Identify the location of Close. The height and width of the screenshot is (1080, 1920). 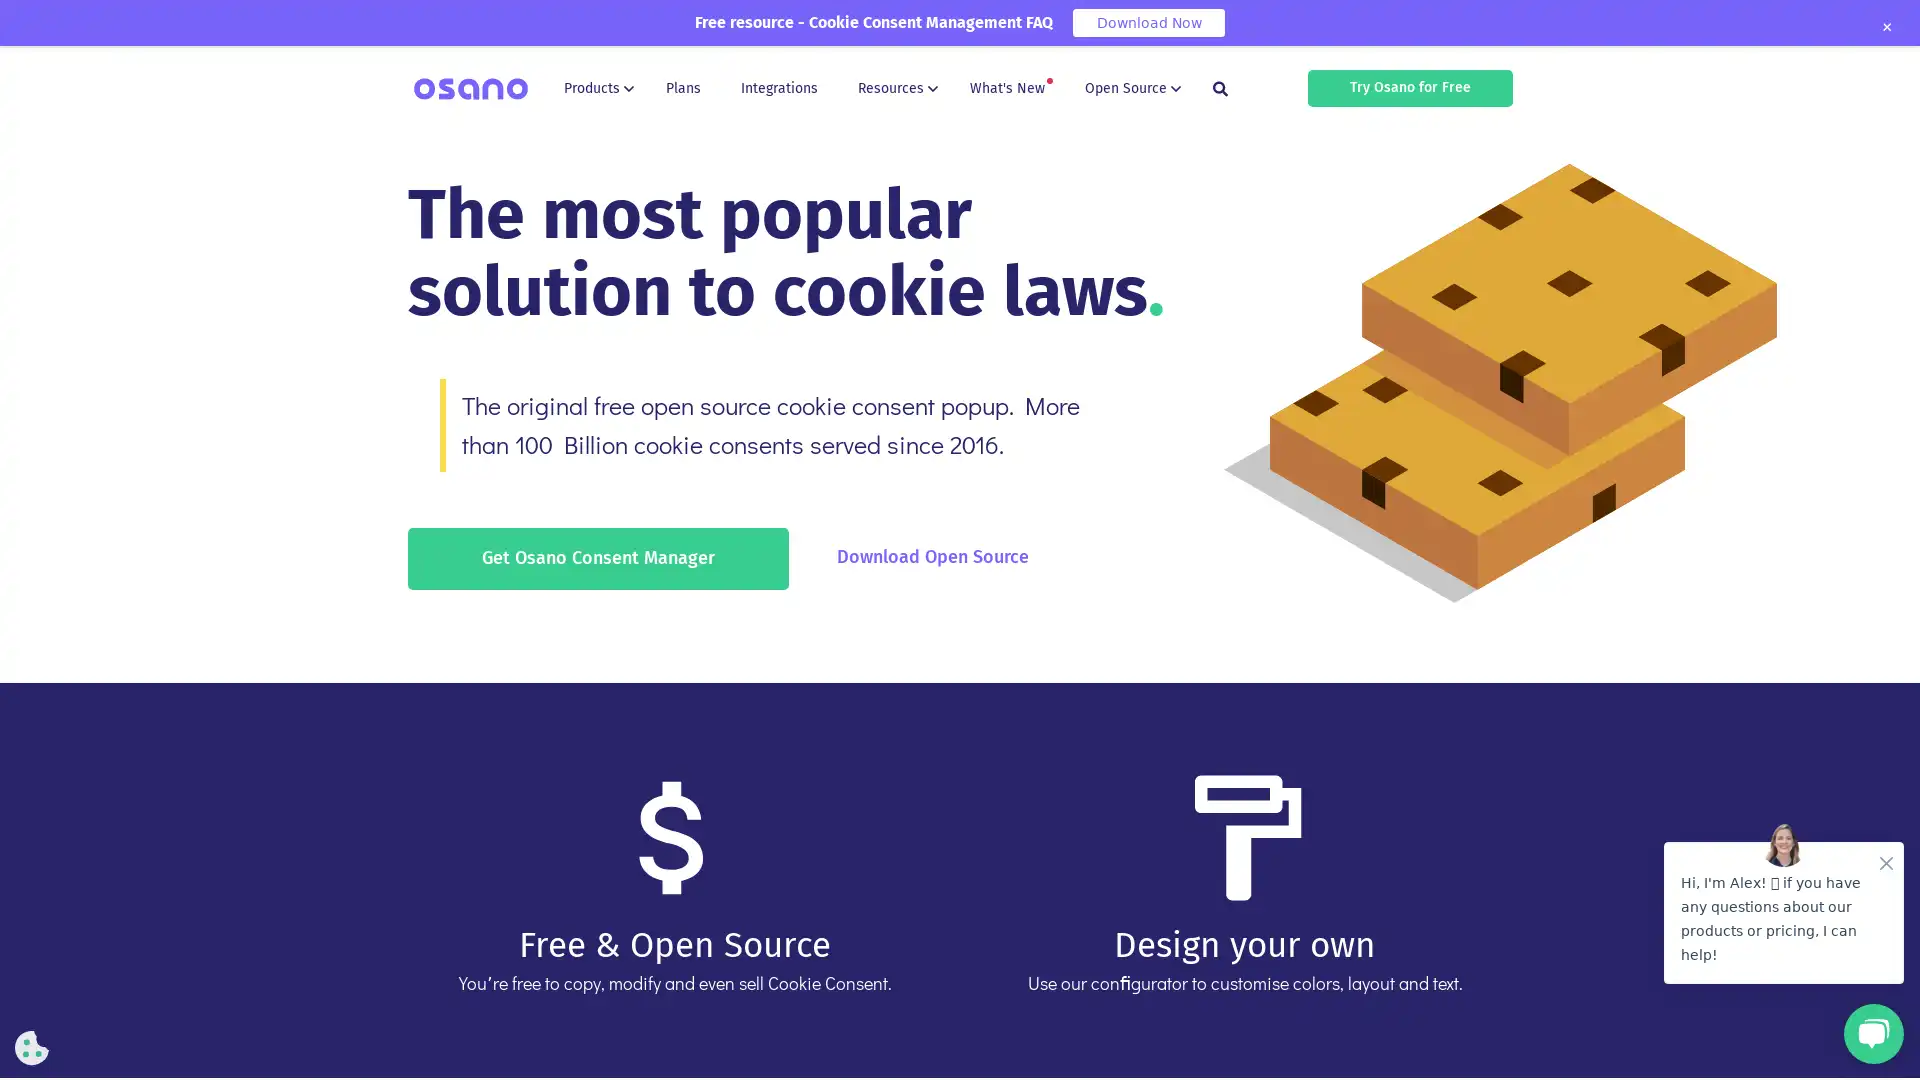
(1885, 27).